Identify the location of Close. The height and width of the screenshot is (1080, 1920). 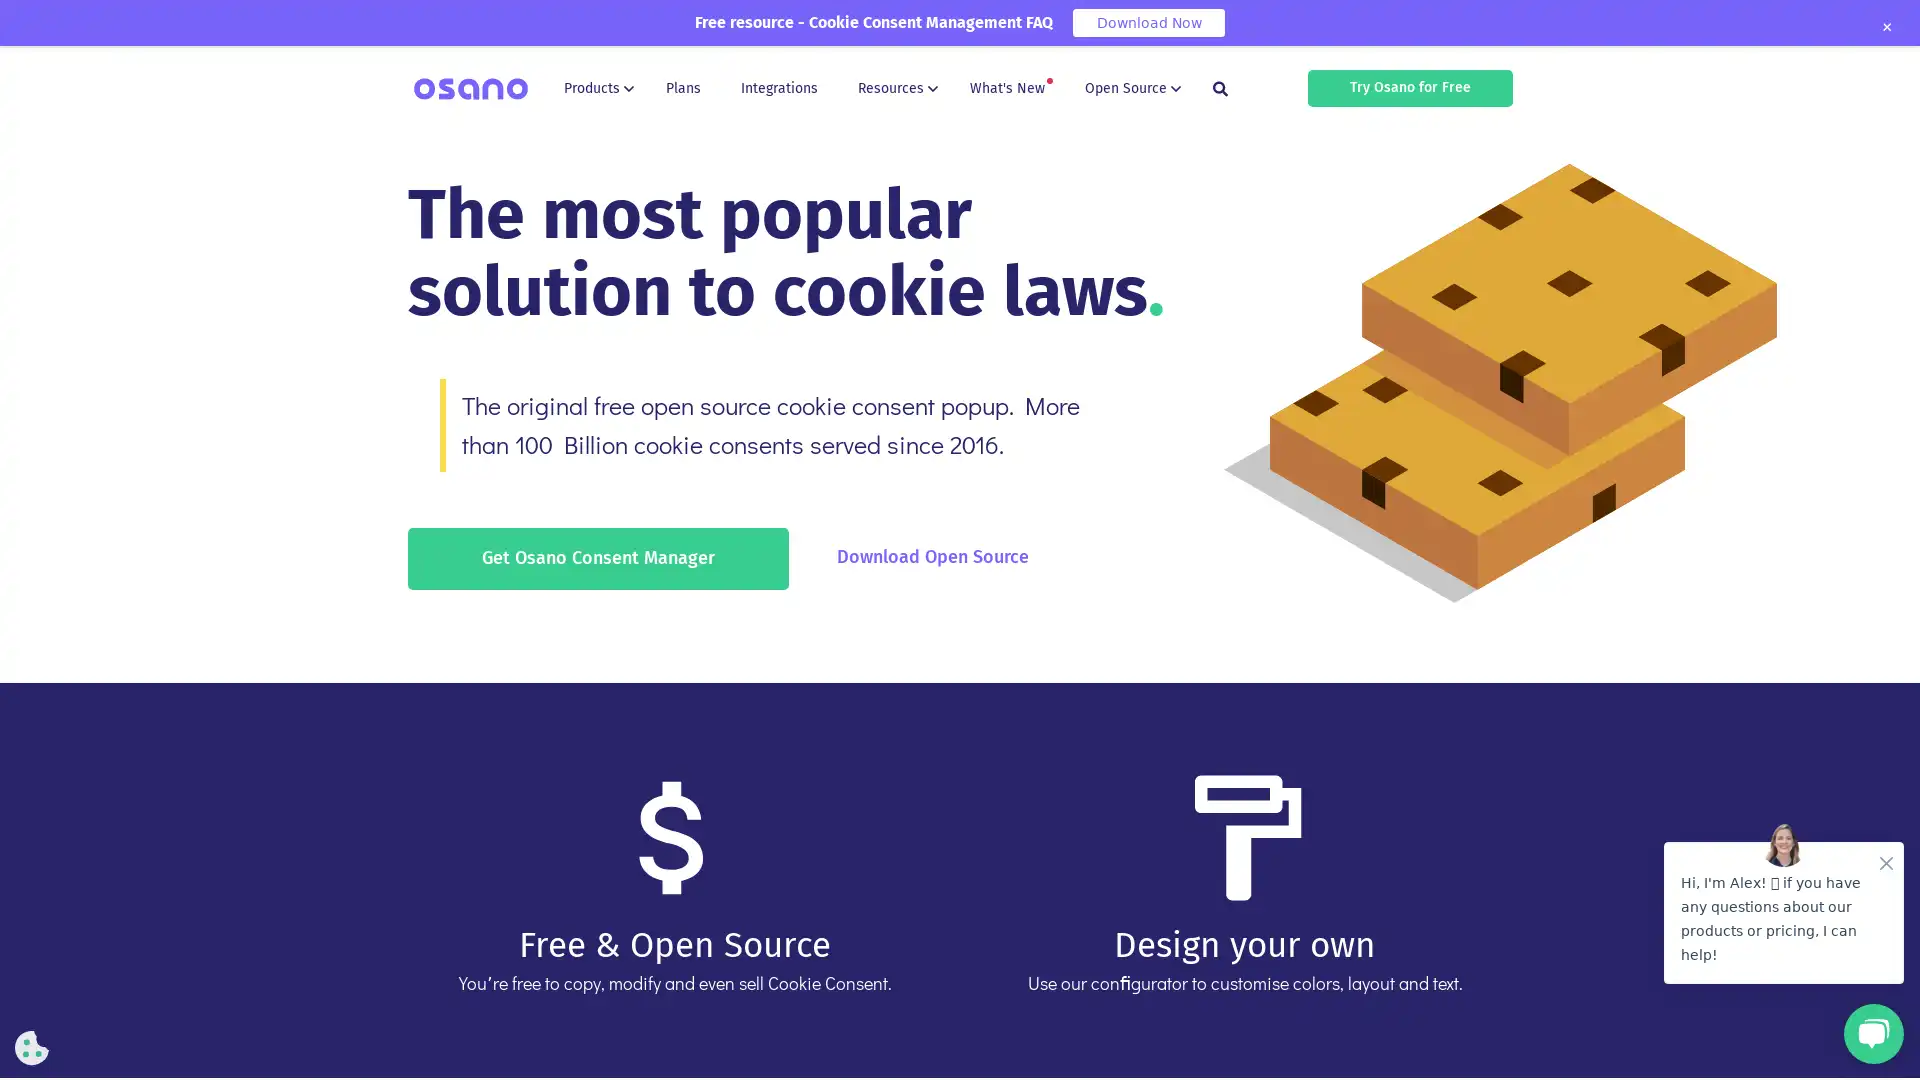
(1885, 27).